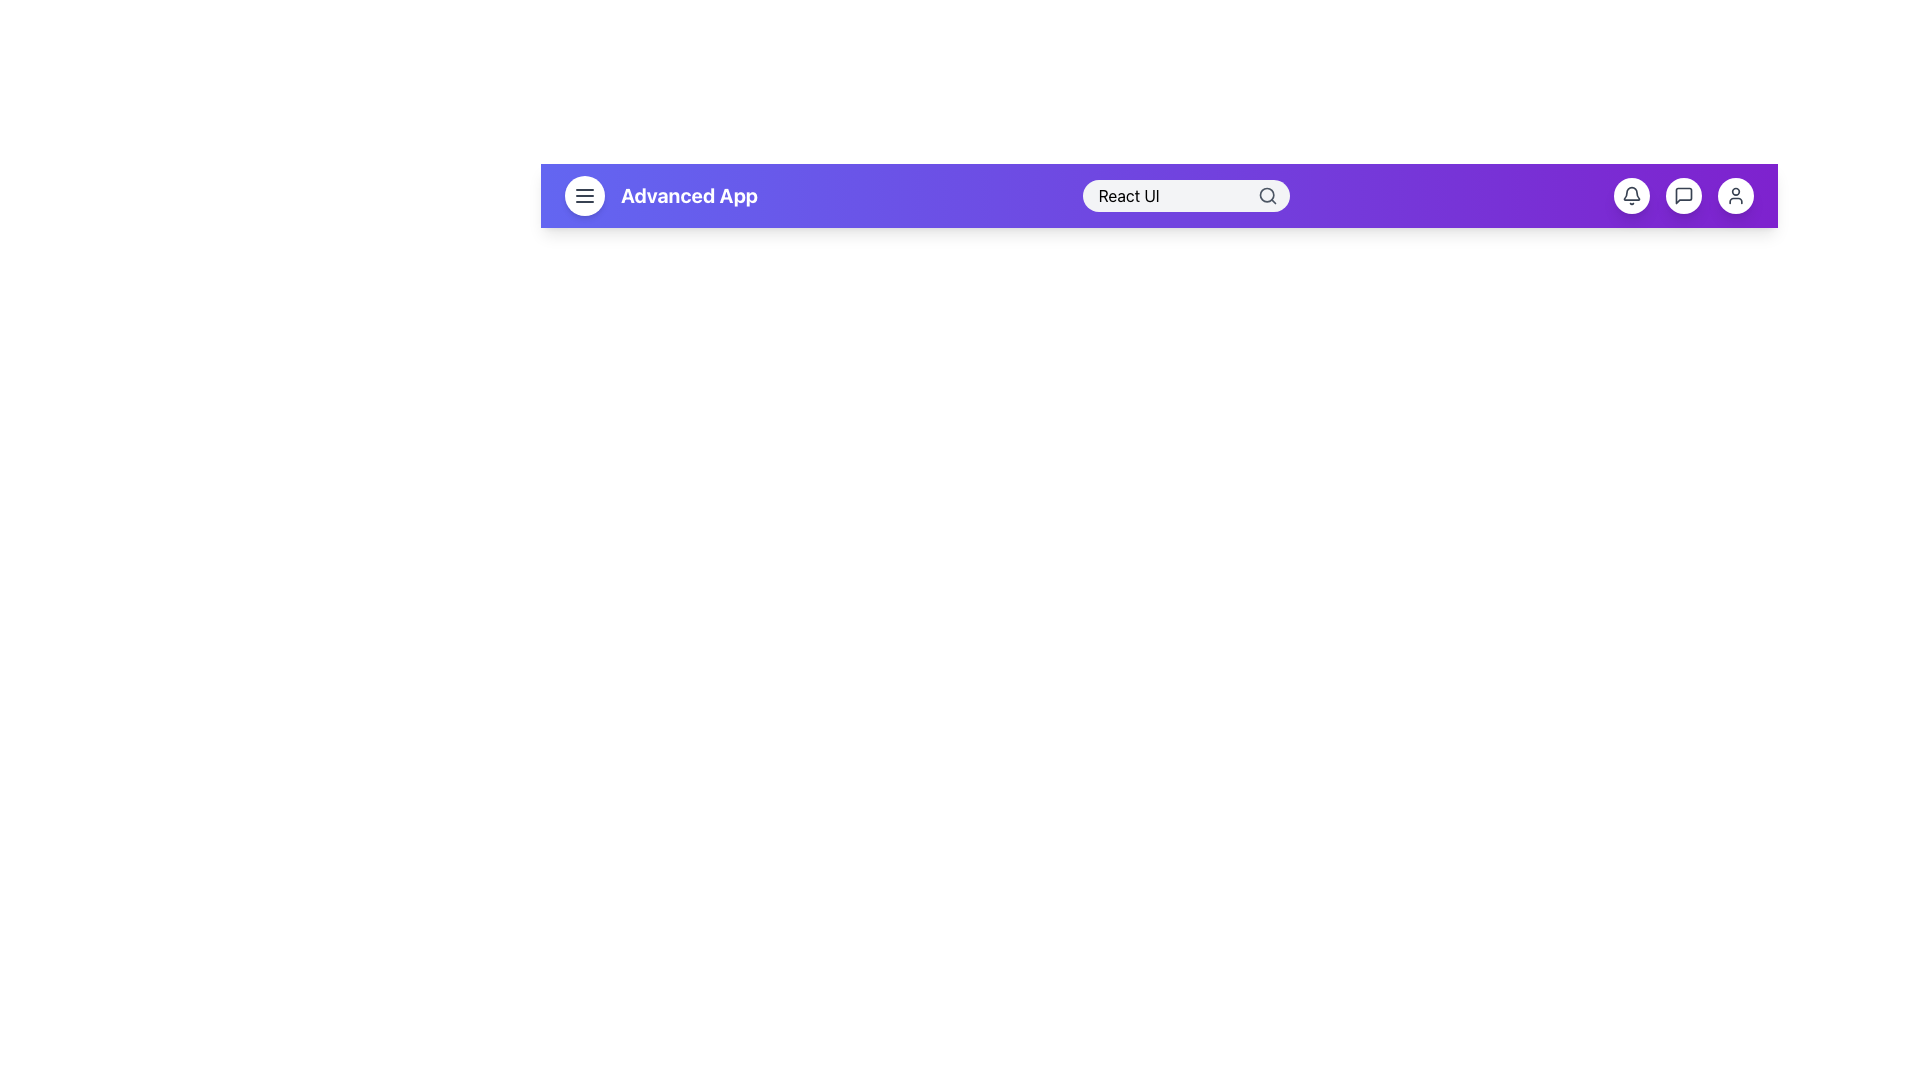 This screenshot has height=1080, width=1920. What do you see at coordinates (1683, 196) in the screenshot?
I see `the circular button with a speech bubble icon, located in the top-right corner of the horizontal menu bar` at bounding box center [1683, 196].